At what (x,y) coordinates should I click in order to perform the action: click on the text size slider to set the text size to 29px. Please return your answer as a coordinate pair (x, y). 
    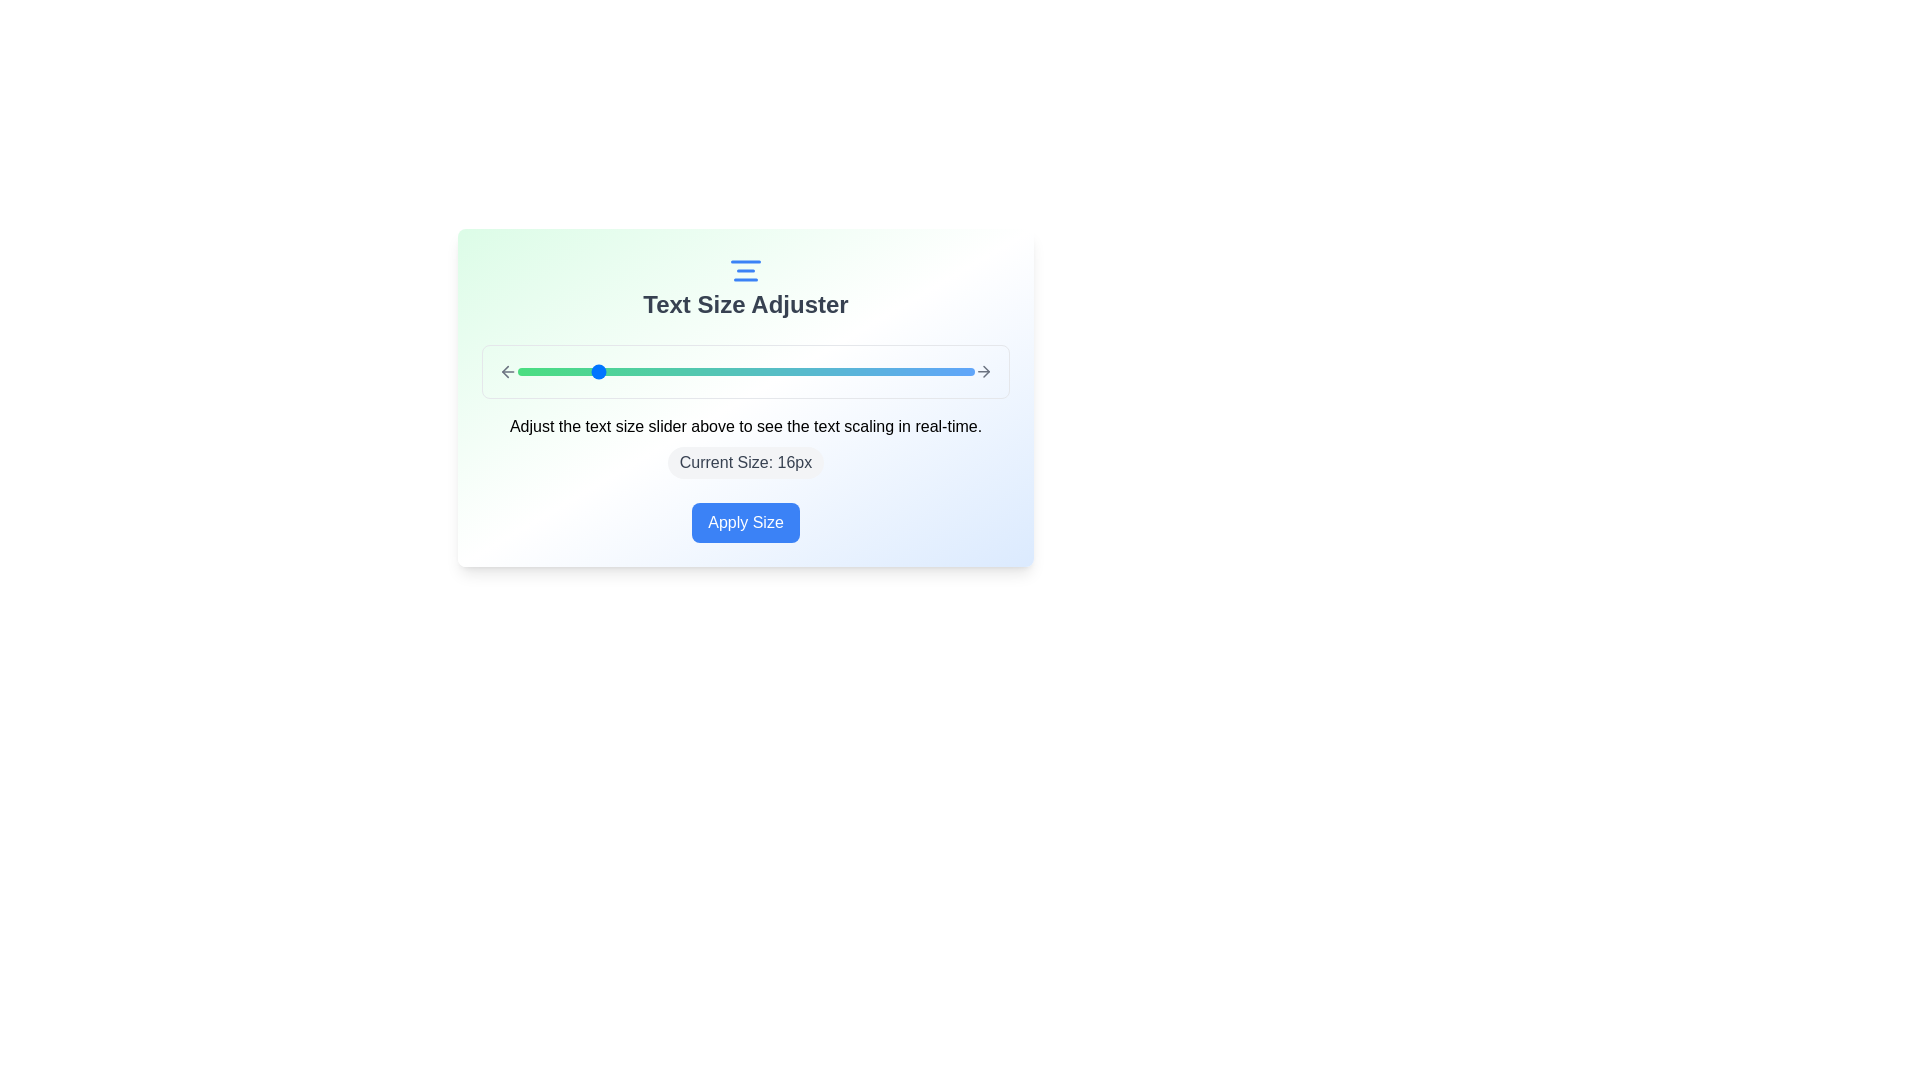
    Looking at the image, I should click on (841, 371).